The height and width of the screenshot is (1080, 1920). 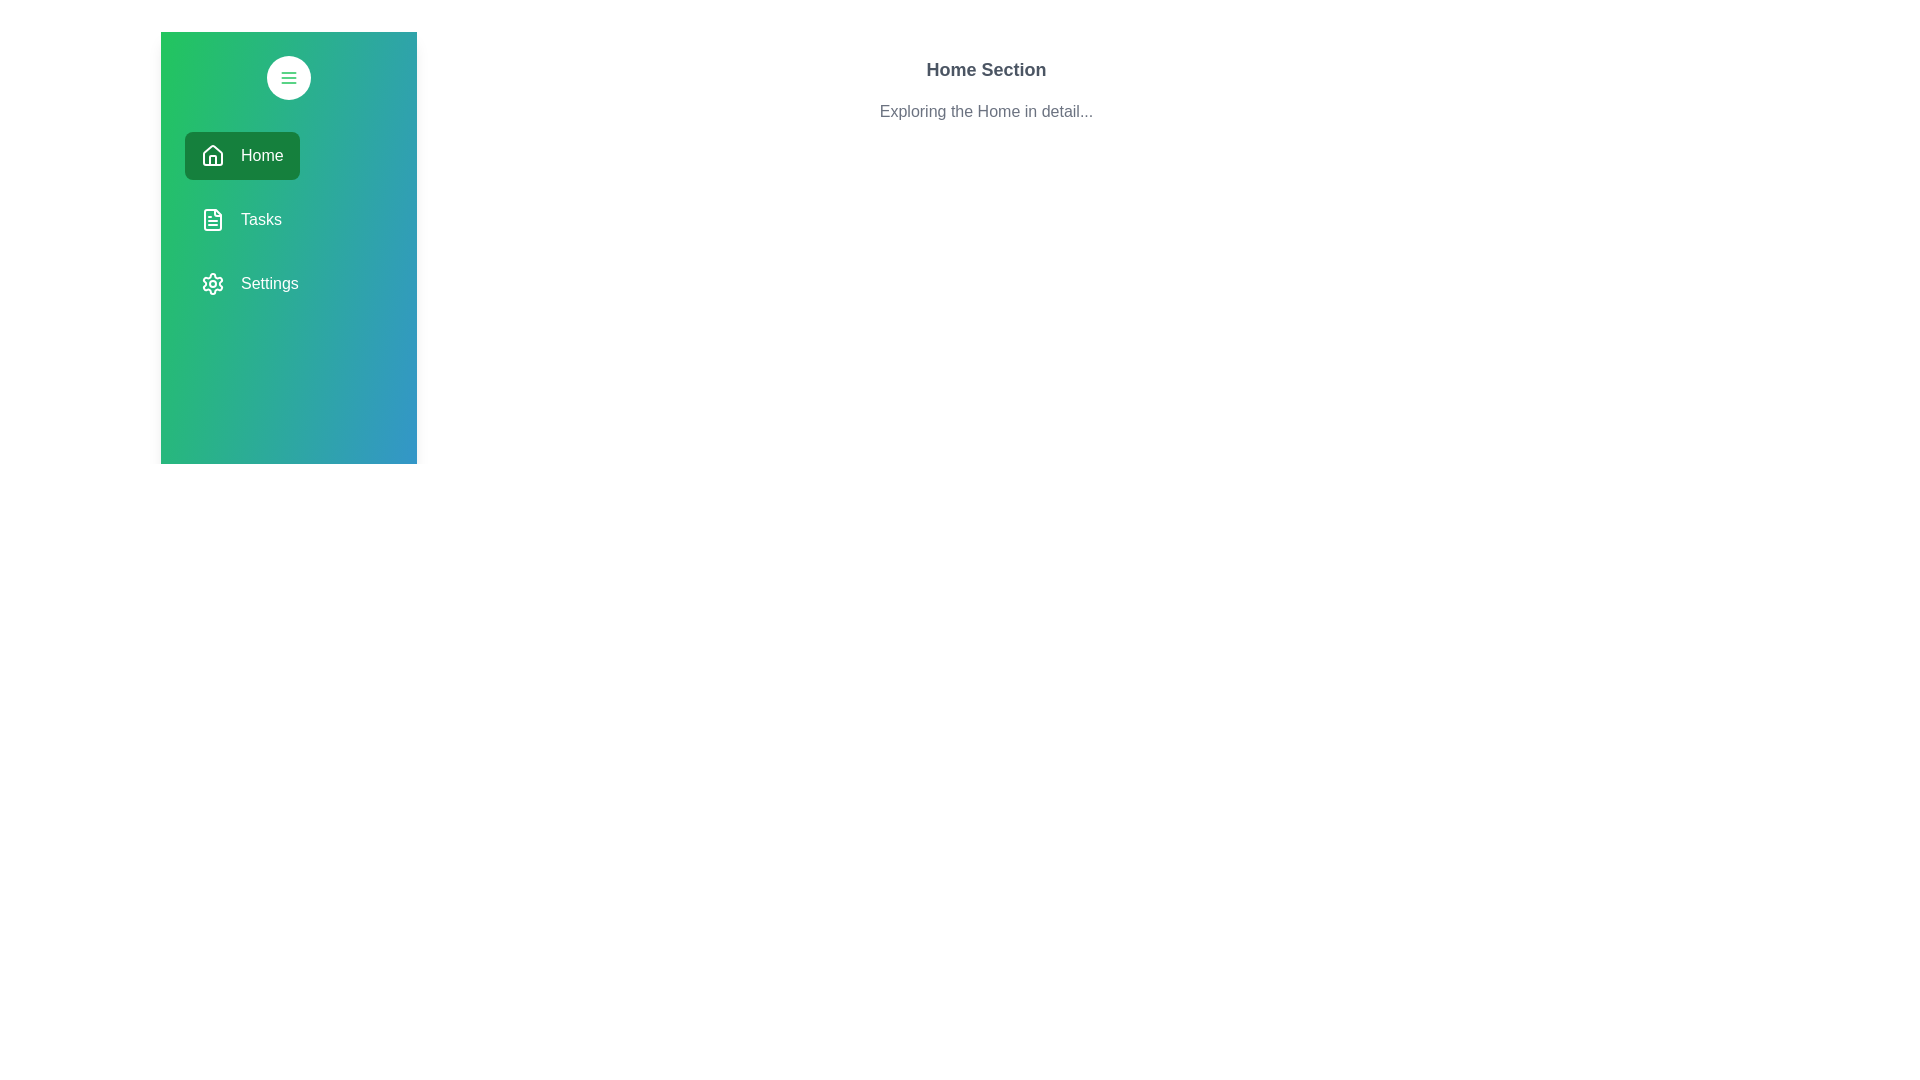 I want to click on the 'Settings' icon located in the vertical navigation sidebar, so click(x=212, y=284).